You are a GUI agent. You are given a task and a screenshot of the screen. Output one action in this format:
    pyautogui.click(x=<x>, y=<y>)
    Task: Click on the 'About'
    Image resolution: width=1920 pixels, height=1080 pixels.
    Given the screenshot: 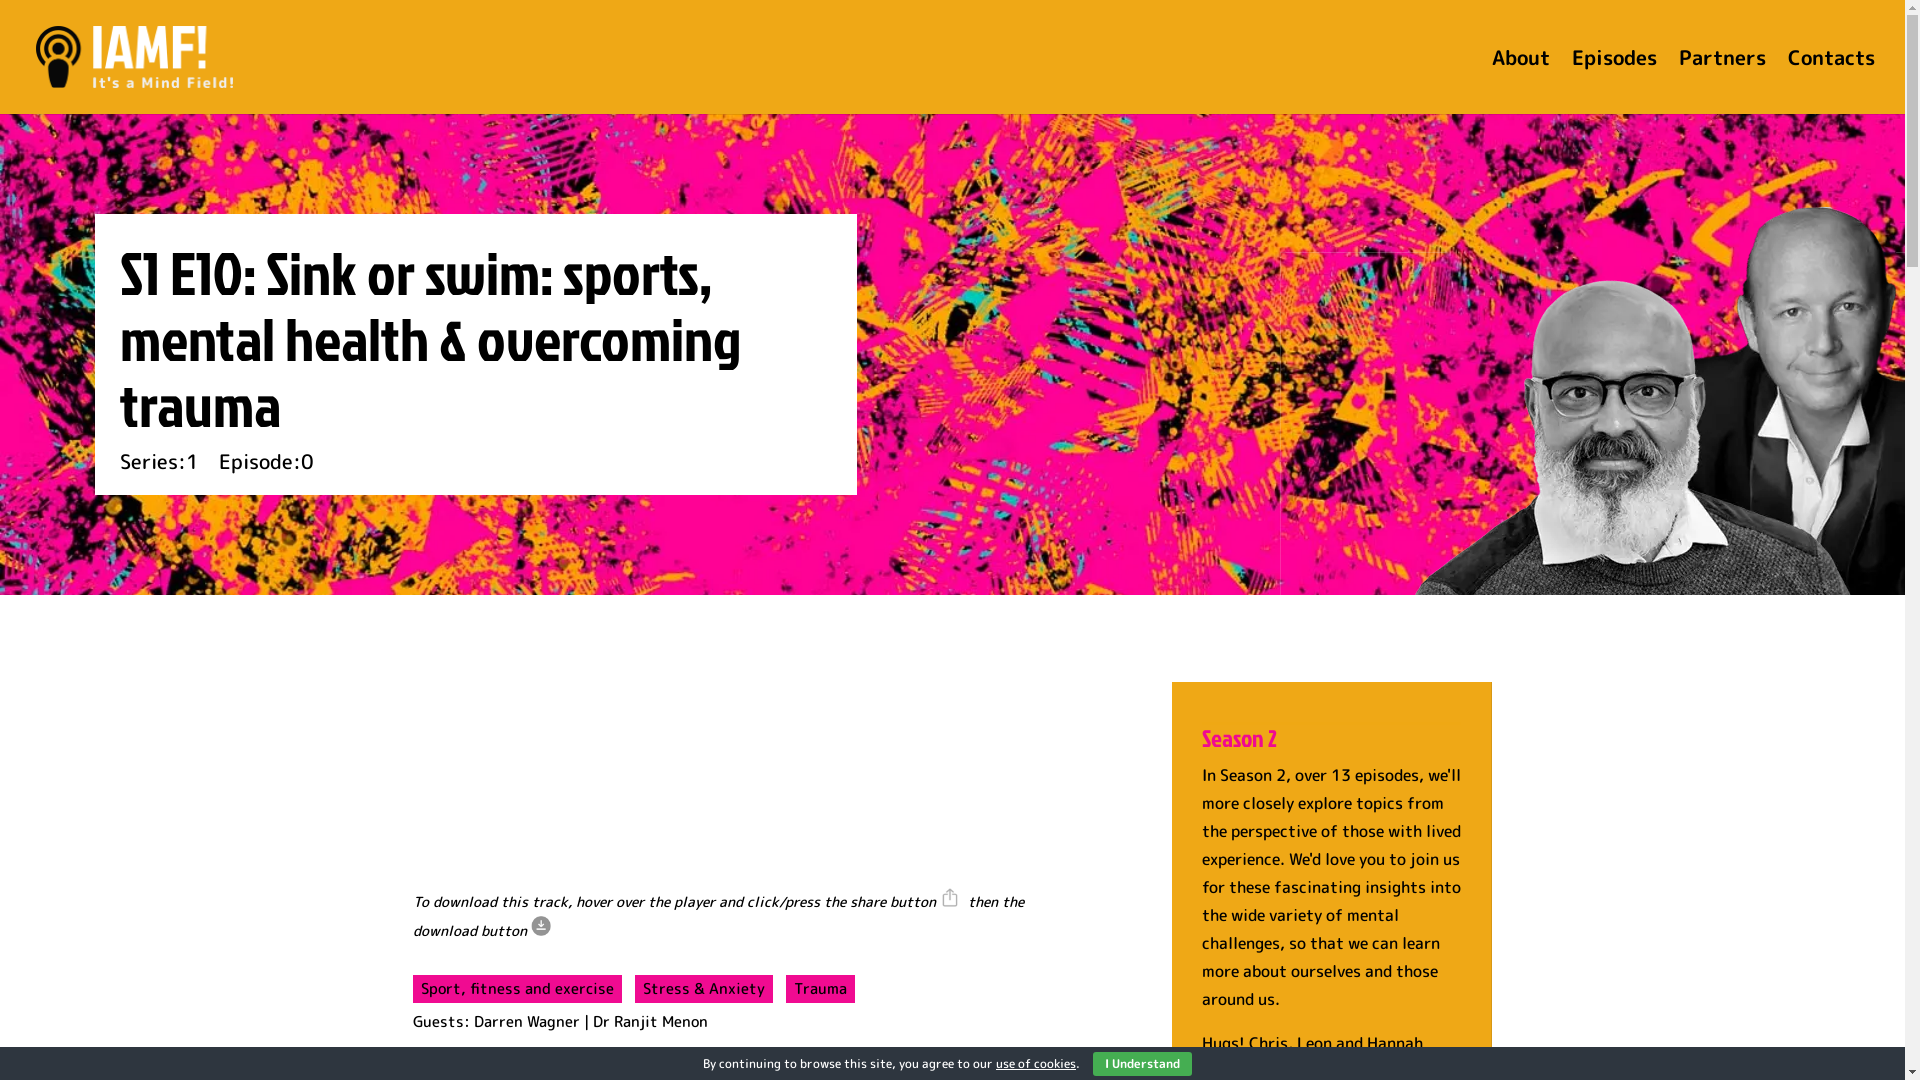 What is the action you would take?
    pyautogui.click(x=1520, y=80)
    